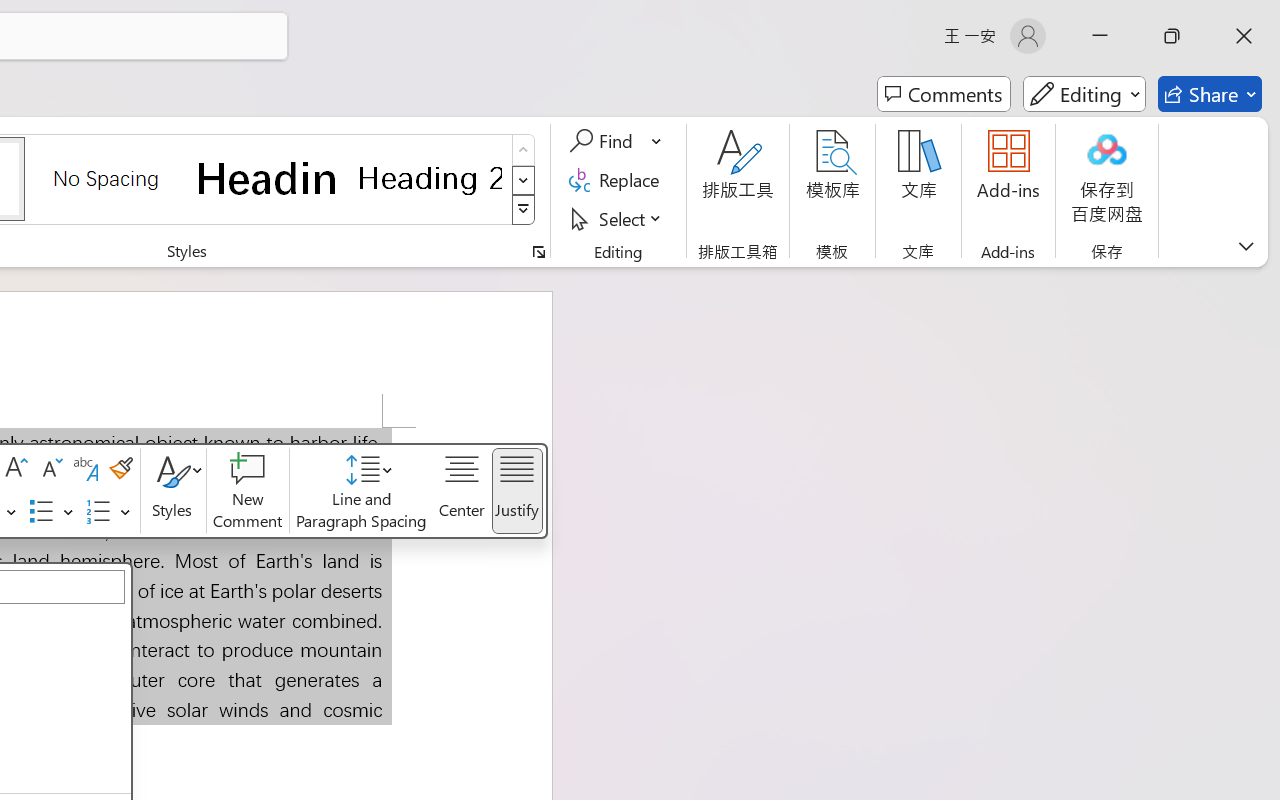 Image resolution: width=1280 pixels, height=800 pixels. Describe the element at coordinates (517, 491) in the screenshot. I see `'Justify'` at that location.